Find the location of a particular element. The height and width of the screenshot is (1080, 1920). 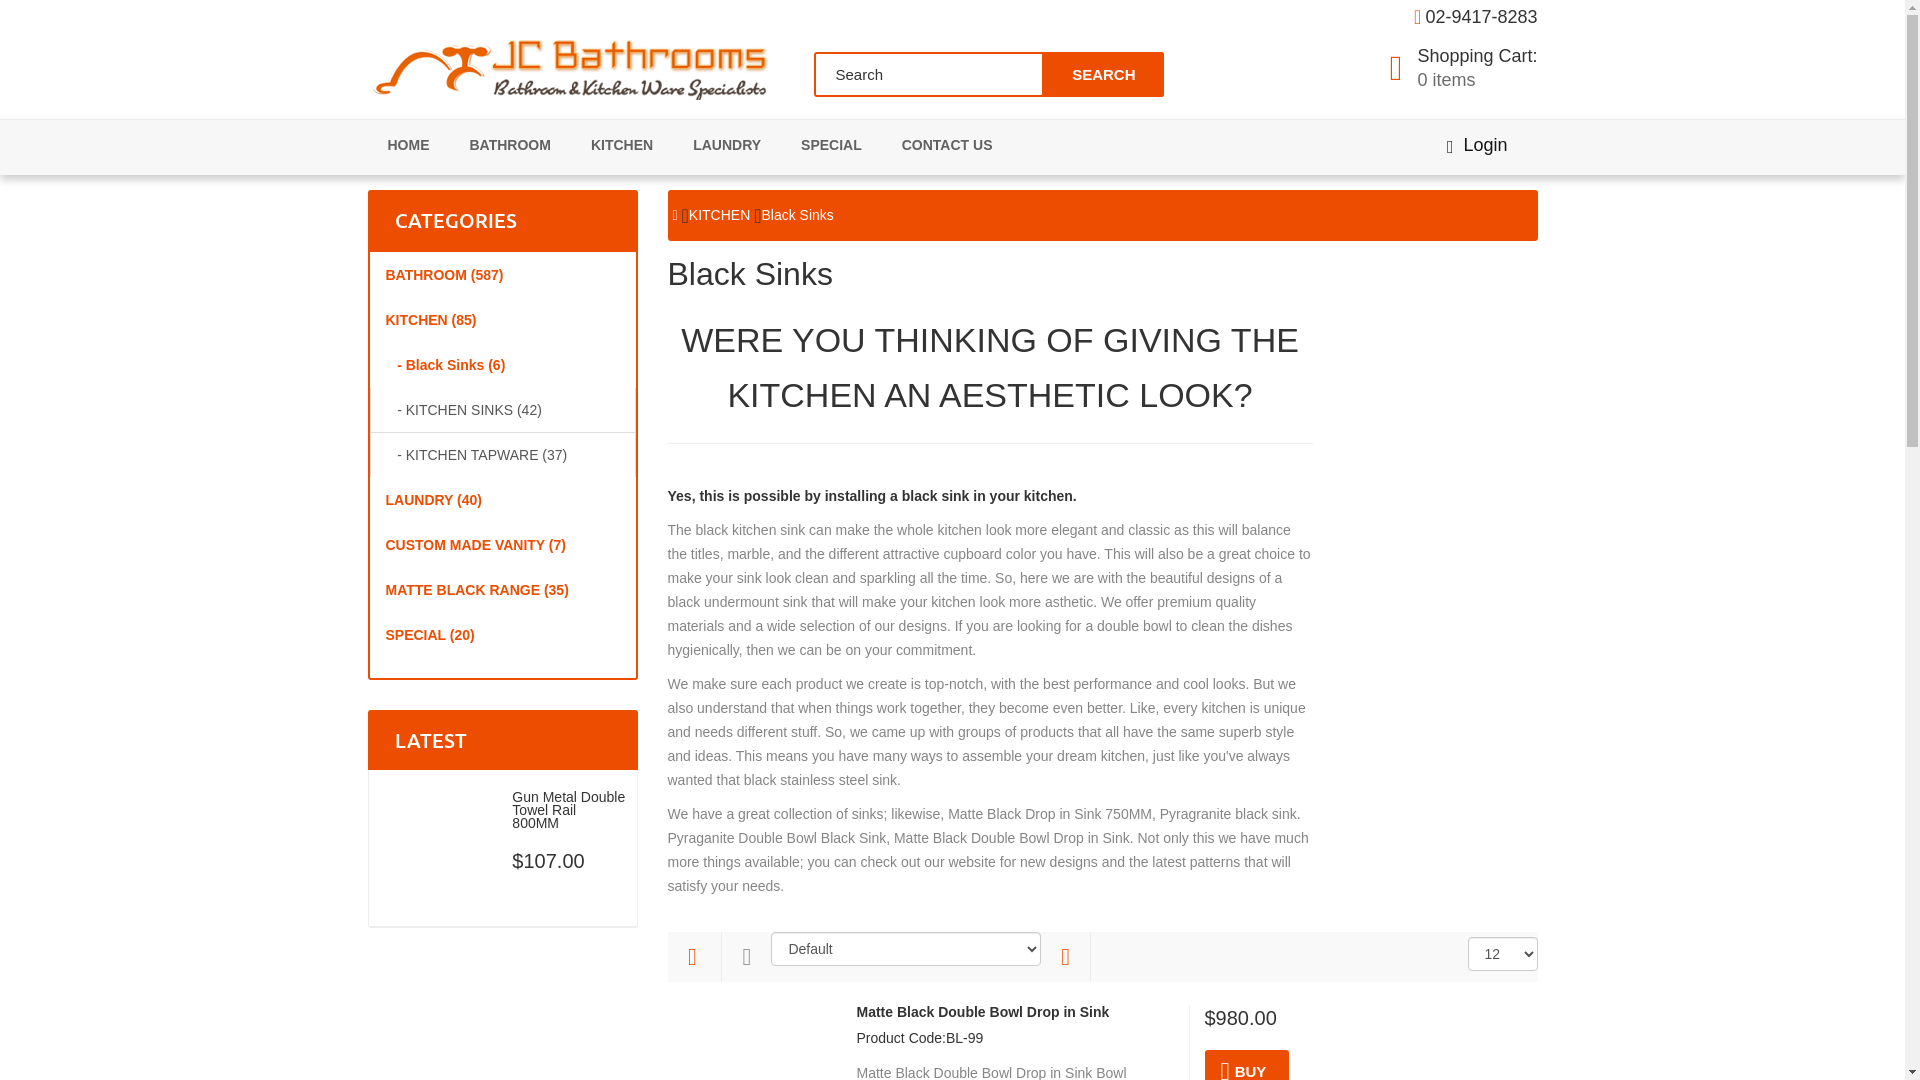

'Matte Black Double Bowl Drop in Sink' is located at coordinates (982, 1012).